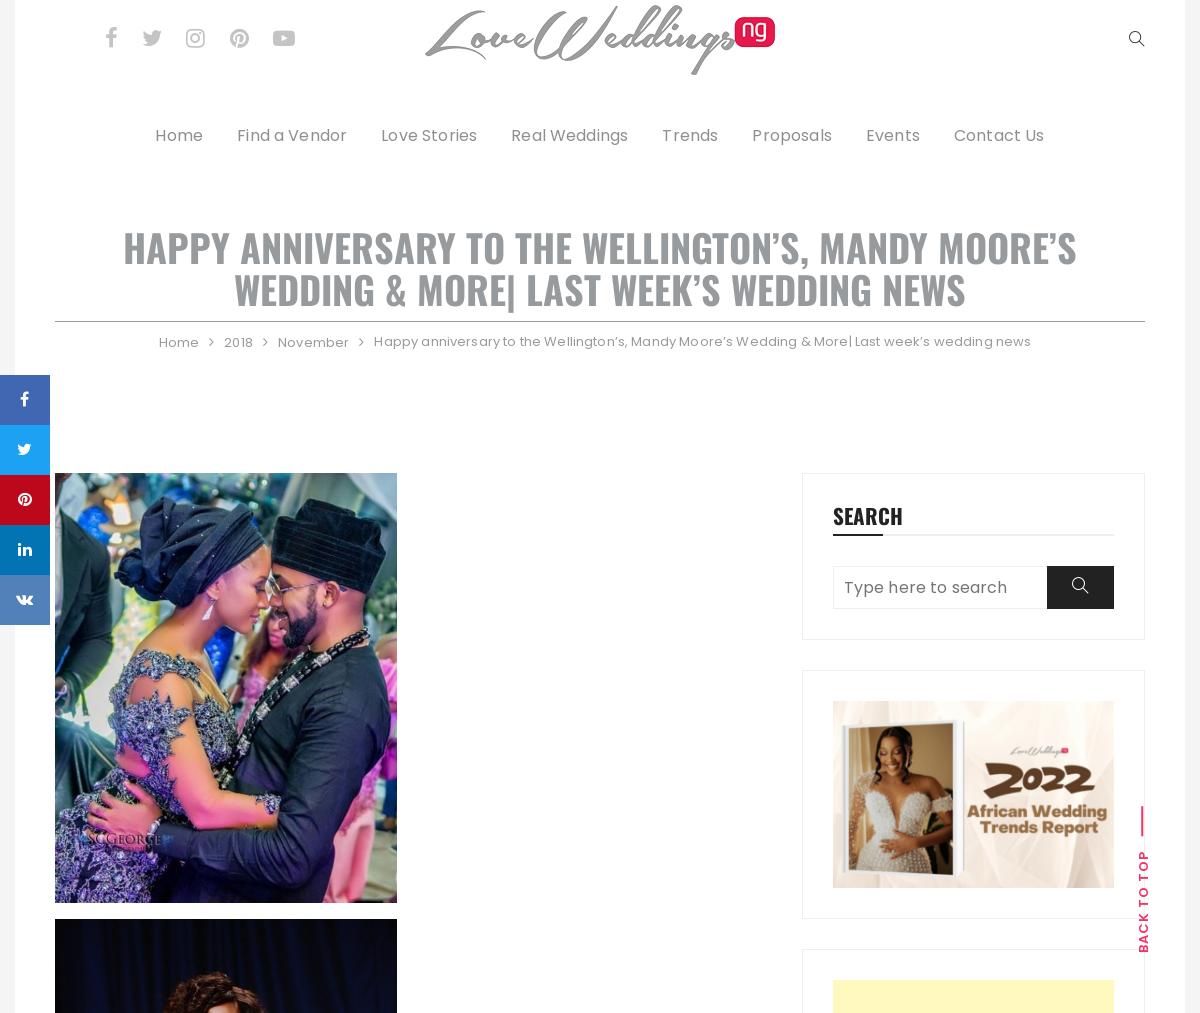 This screenshot has height=1013, width=1200. I want to click on '2018', so click(236, 341).